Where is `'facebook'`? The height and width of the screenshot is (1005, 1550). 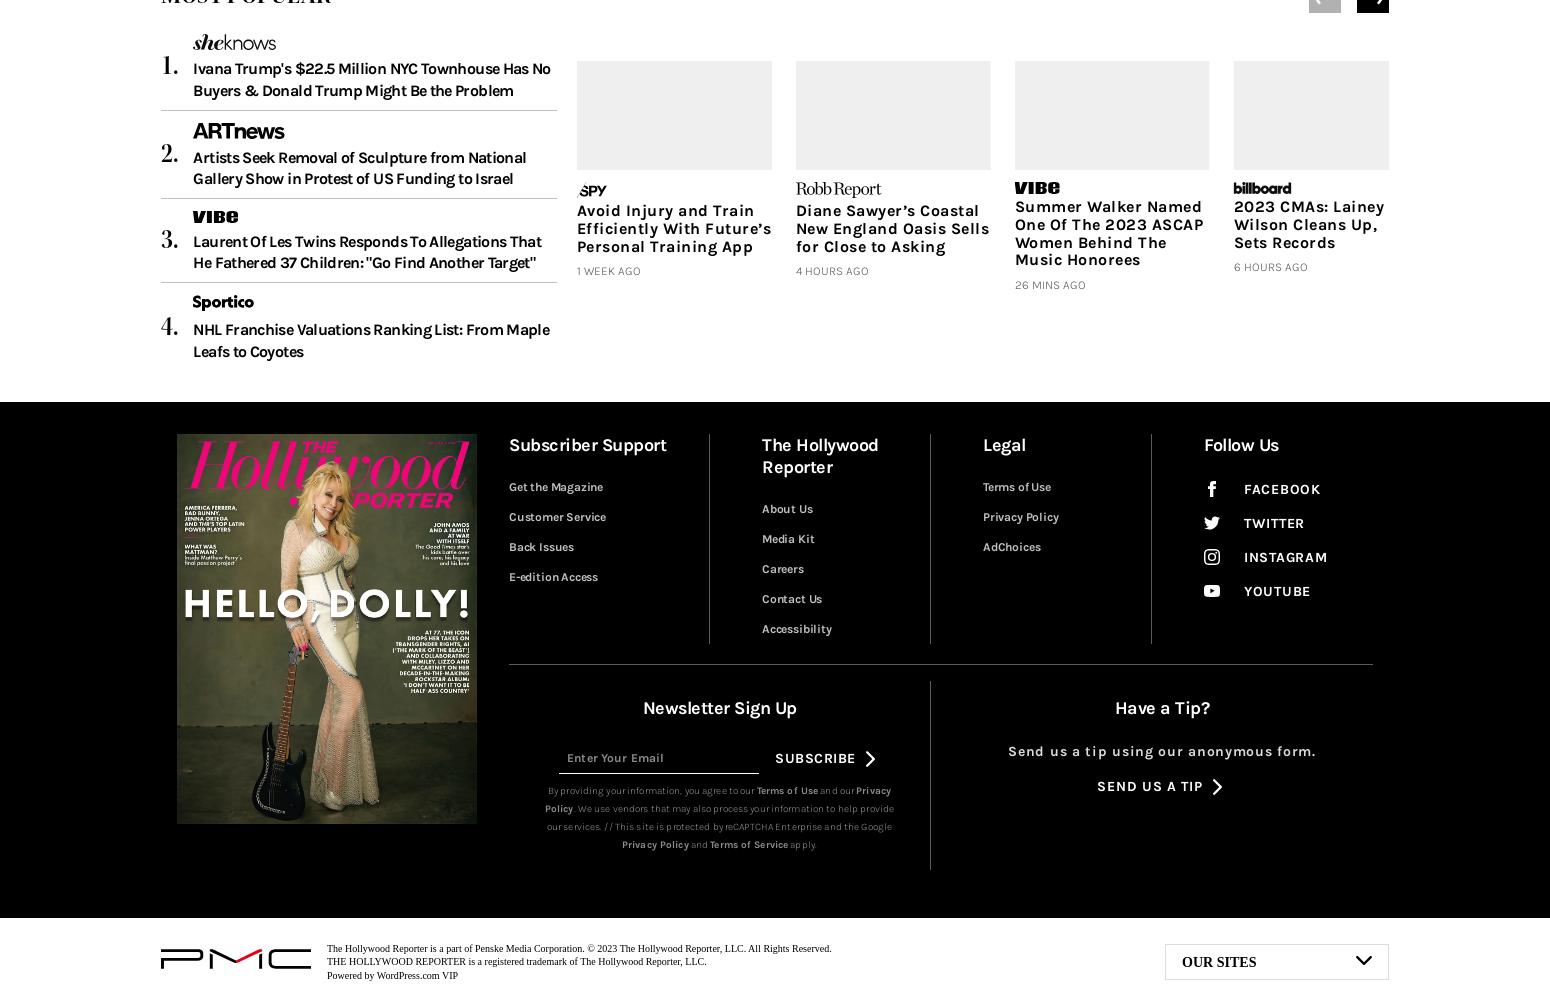
'facebook' is located at coordinates (1281, 488).